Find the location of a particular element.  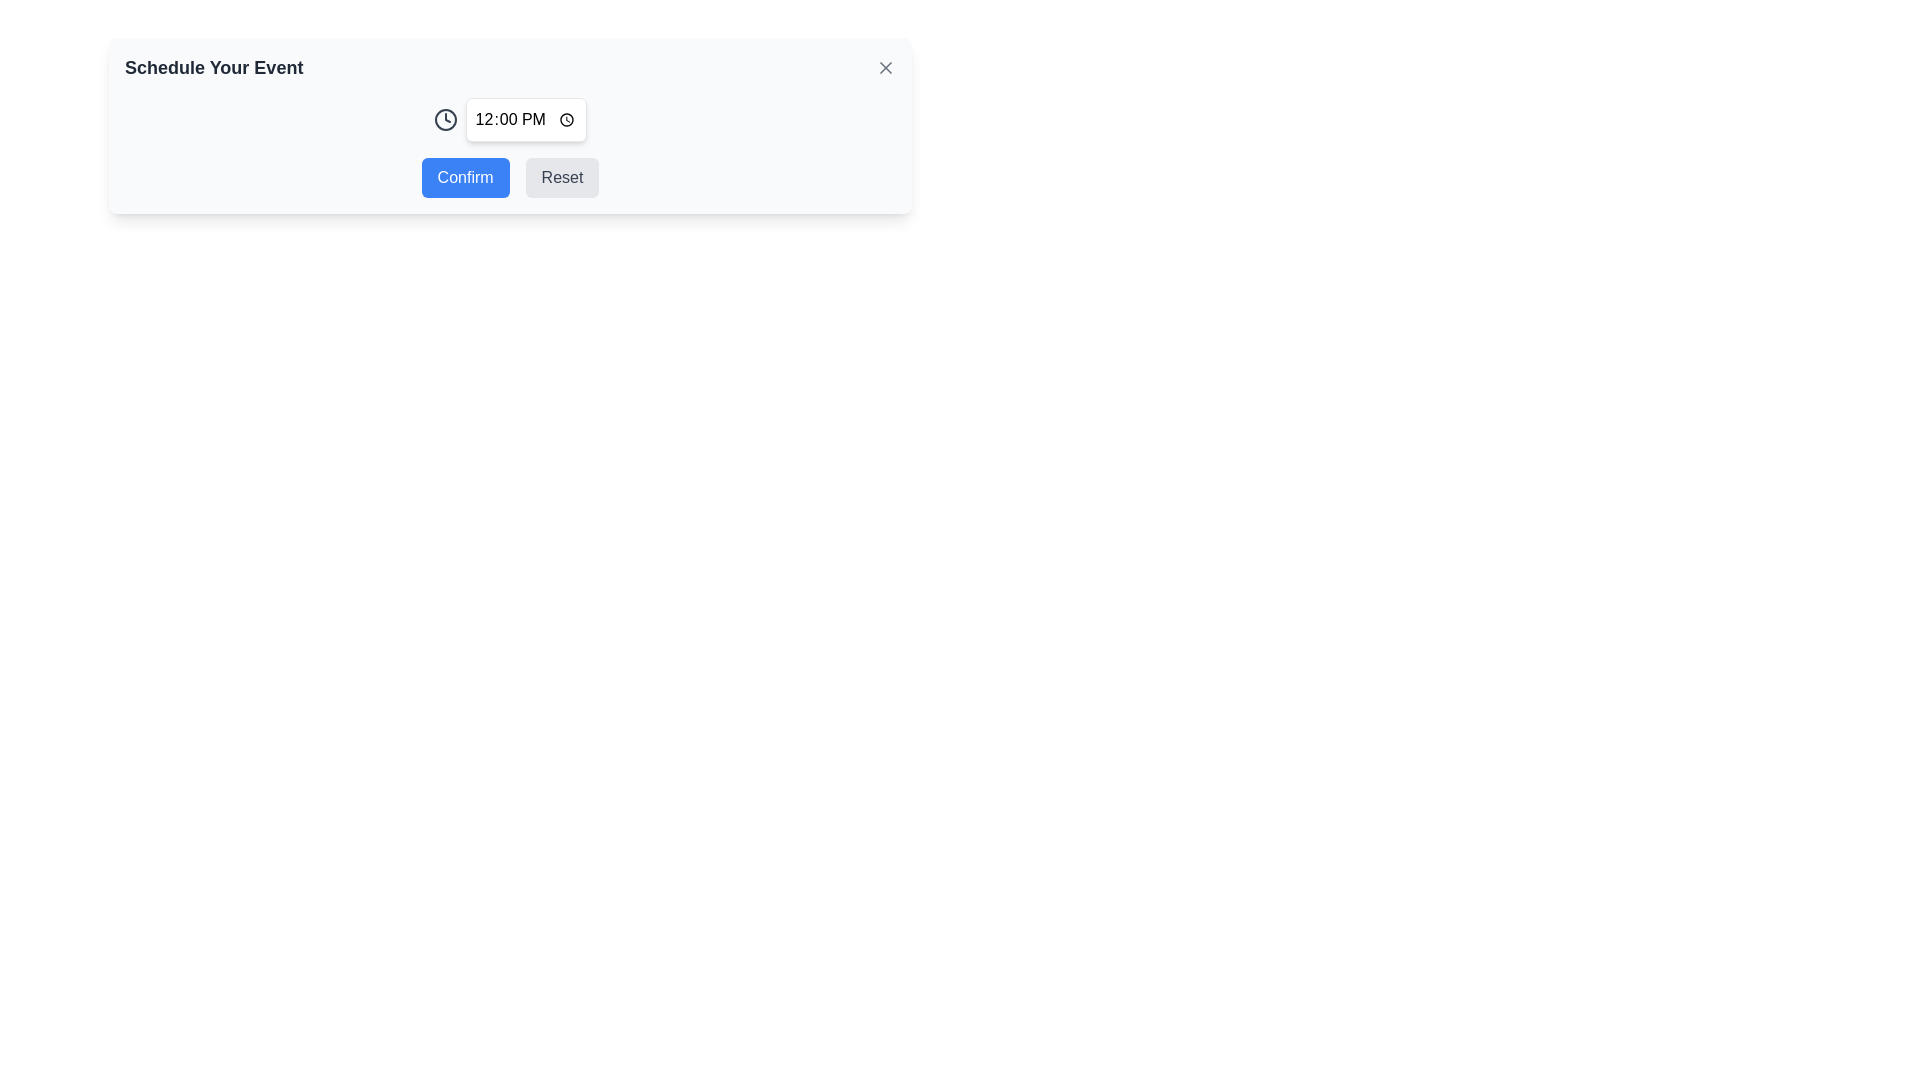

the clock icon, which is a gray clock face with hands, positioned to the left of the input field displaying '12:00 PM' is located at coordinates (444, 119).